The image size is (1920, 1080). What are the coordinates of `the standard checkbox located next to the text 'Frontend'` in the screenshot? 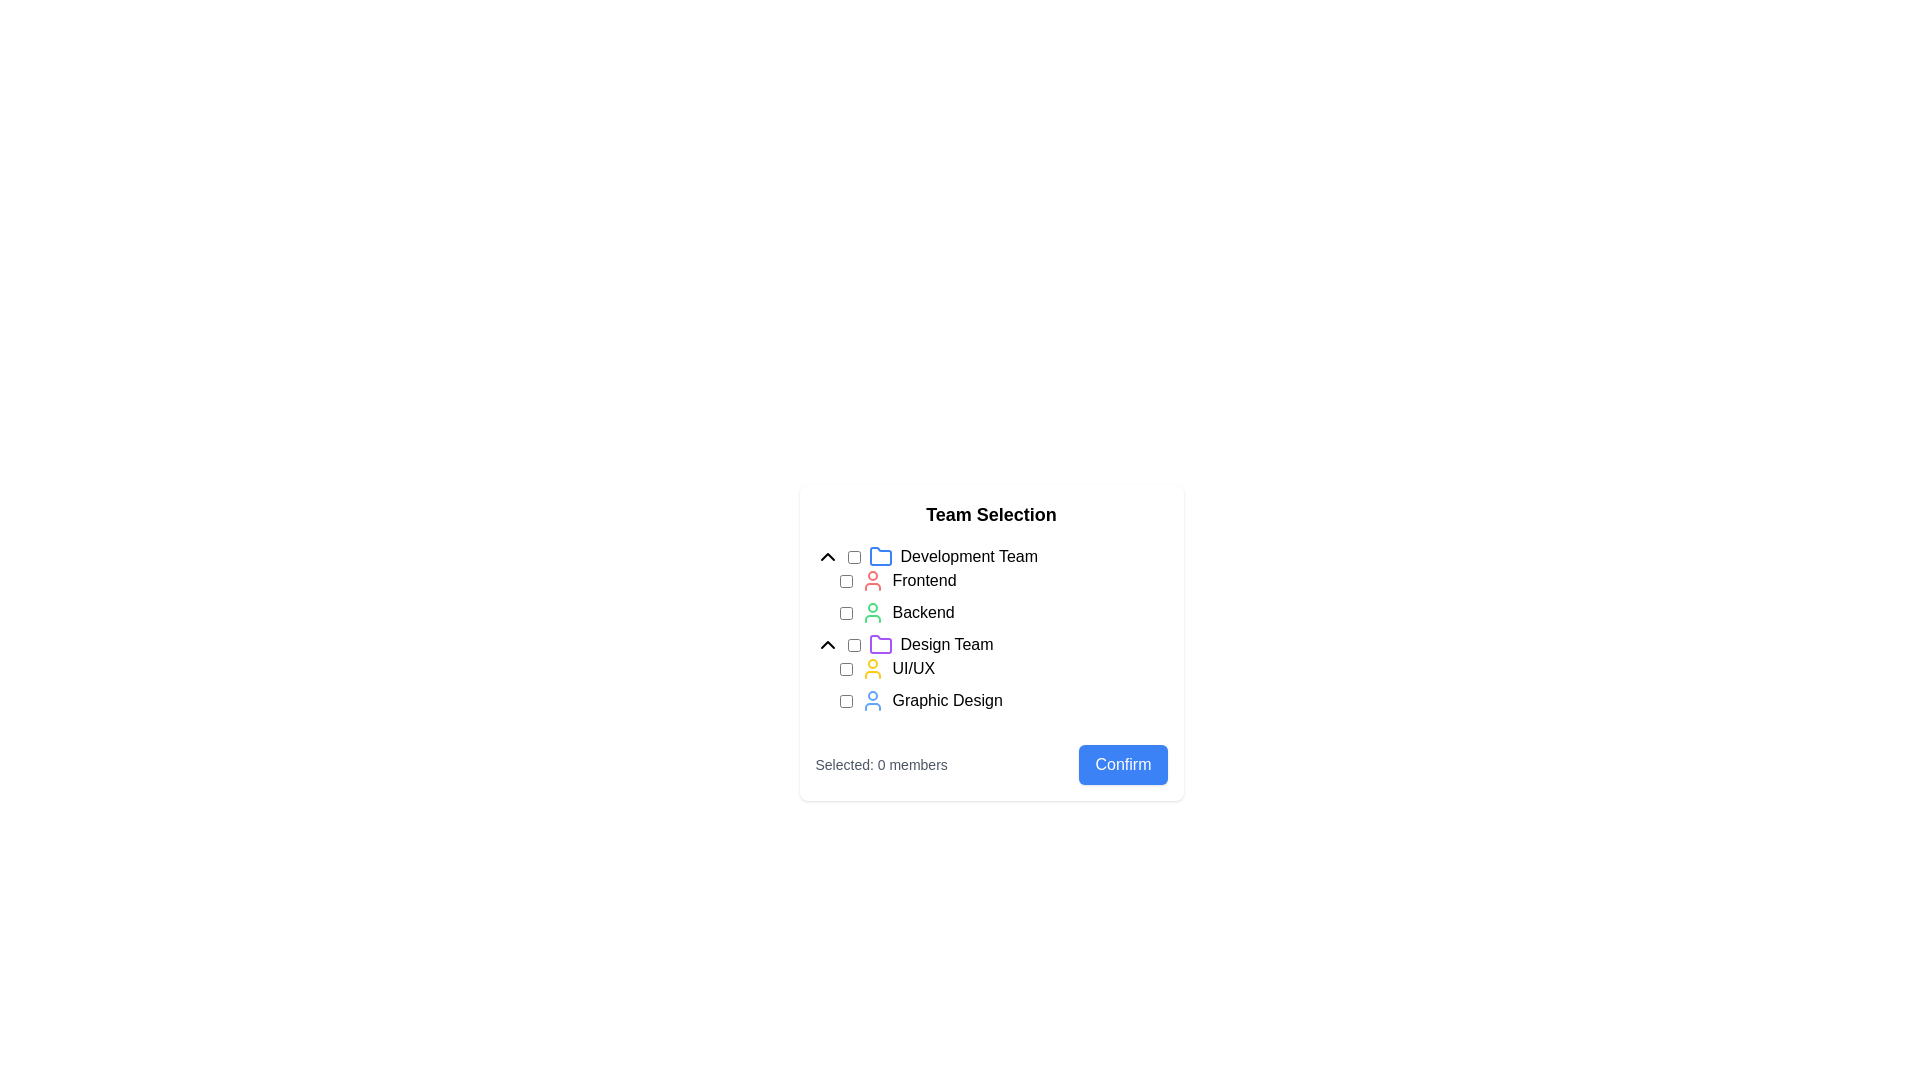 It's located at (845, 581).